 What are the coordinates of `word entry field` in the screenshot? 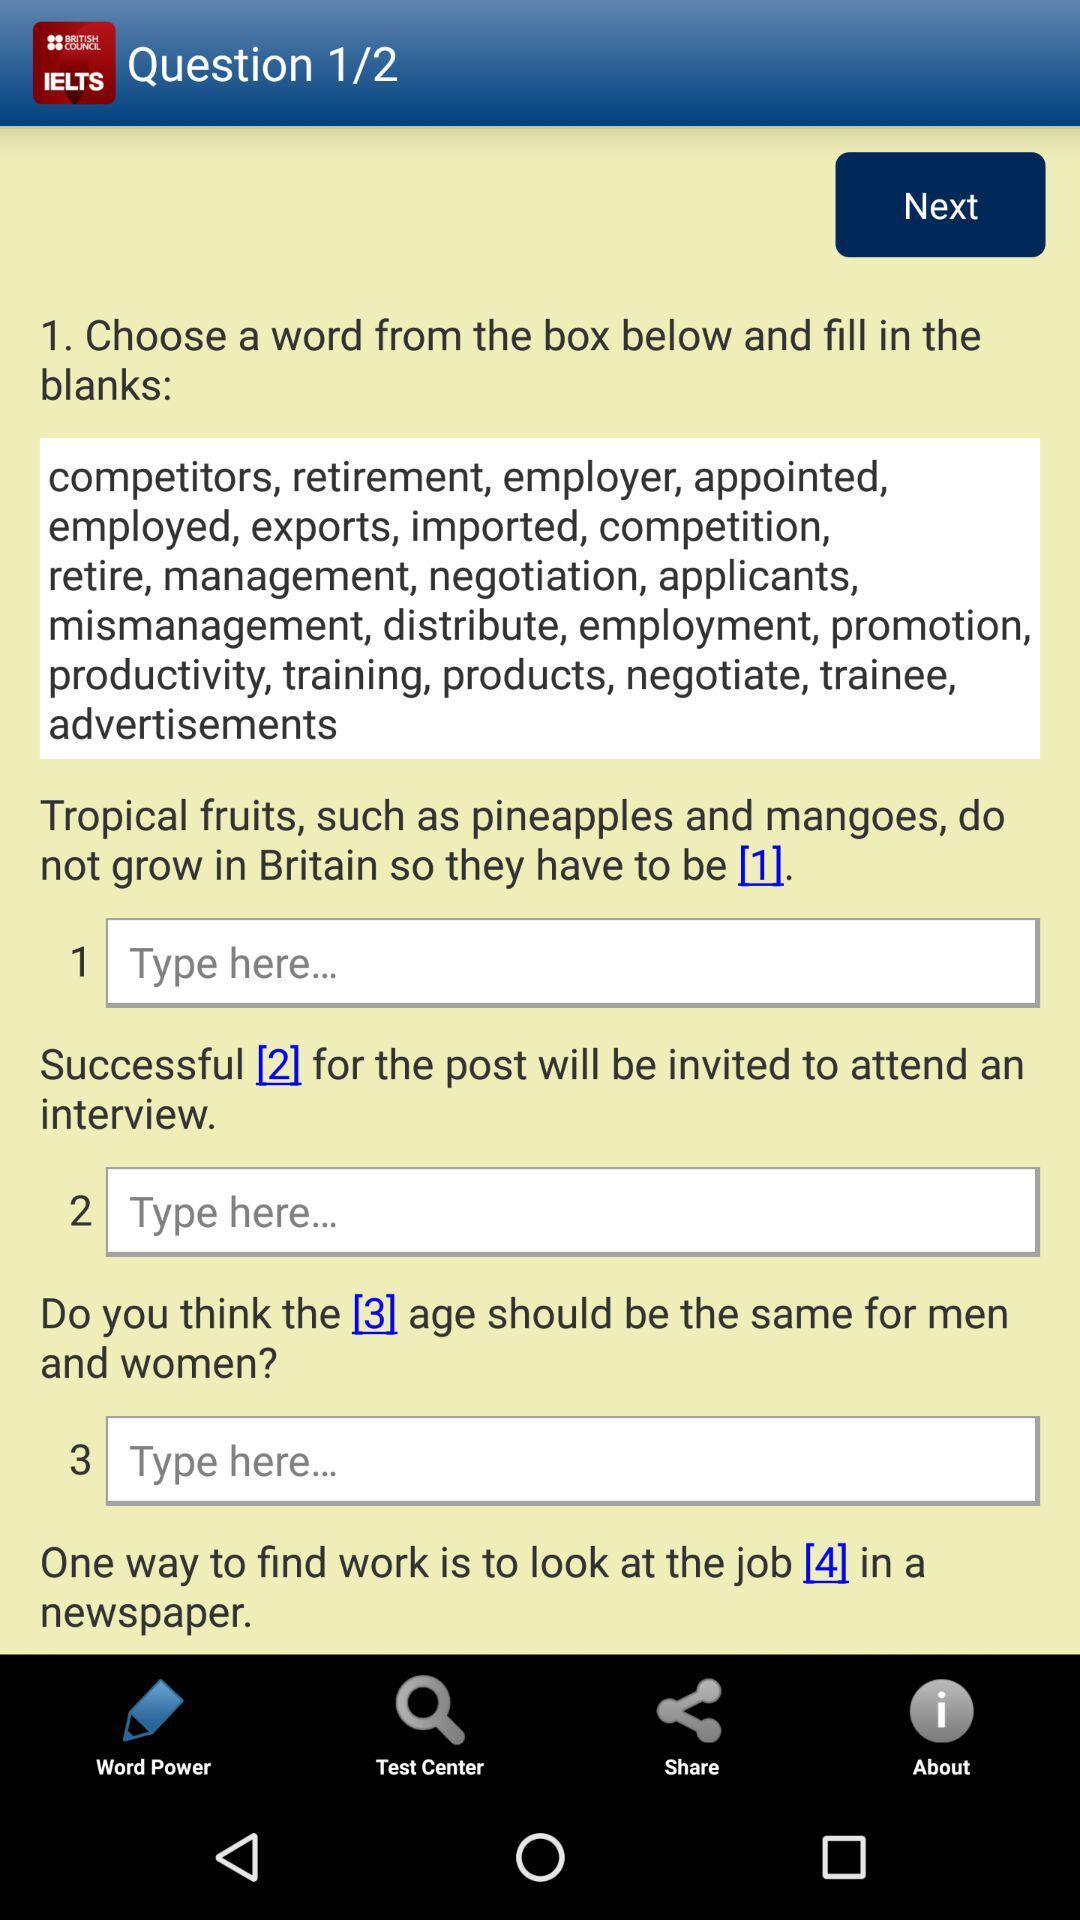 It's located at (571, 1459).